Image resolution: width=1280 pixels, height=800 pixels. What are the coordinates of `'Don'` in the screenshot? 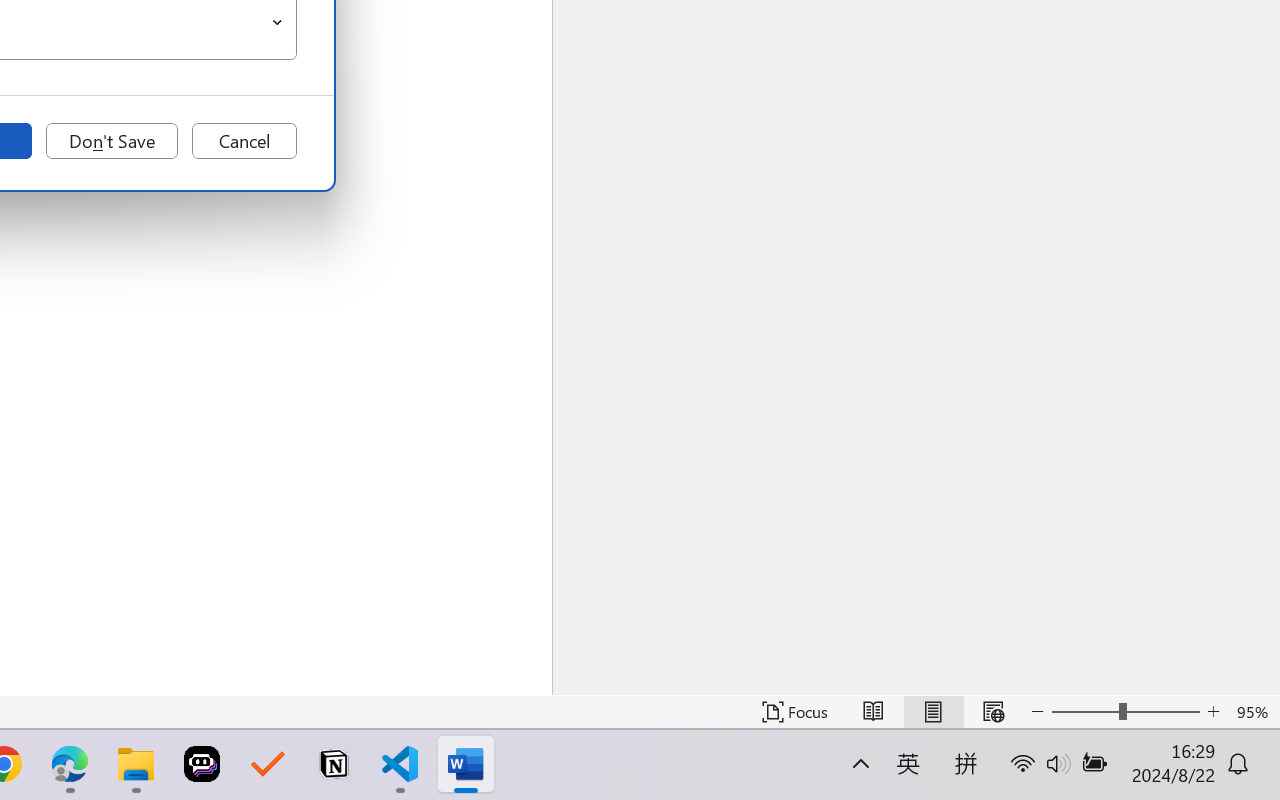 It's located at (111, 141).